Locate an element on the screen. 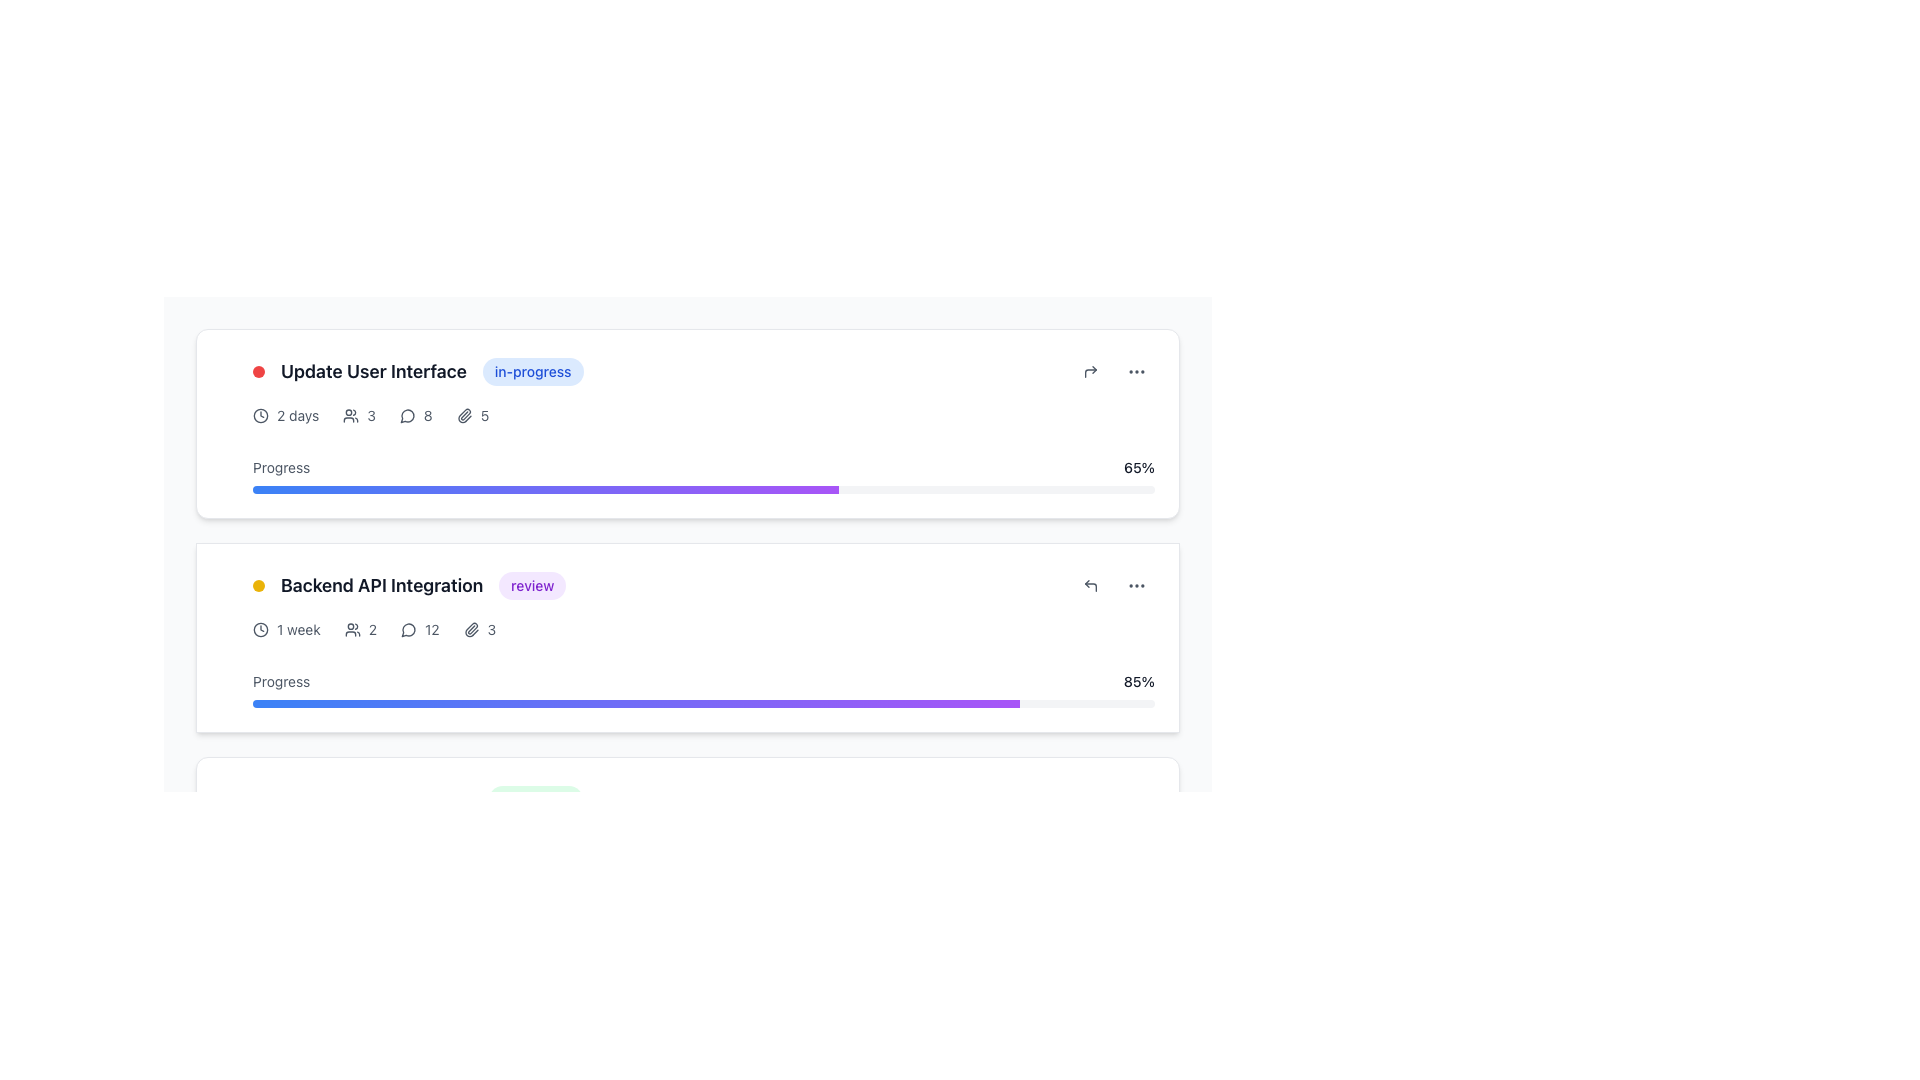  the ellipsis icon located in the top-right corner of the rectangular card layout is located at coordinates (1137, 585).